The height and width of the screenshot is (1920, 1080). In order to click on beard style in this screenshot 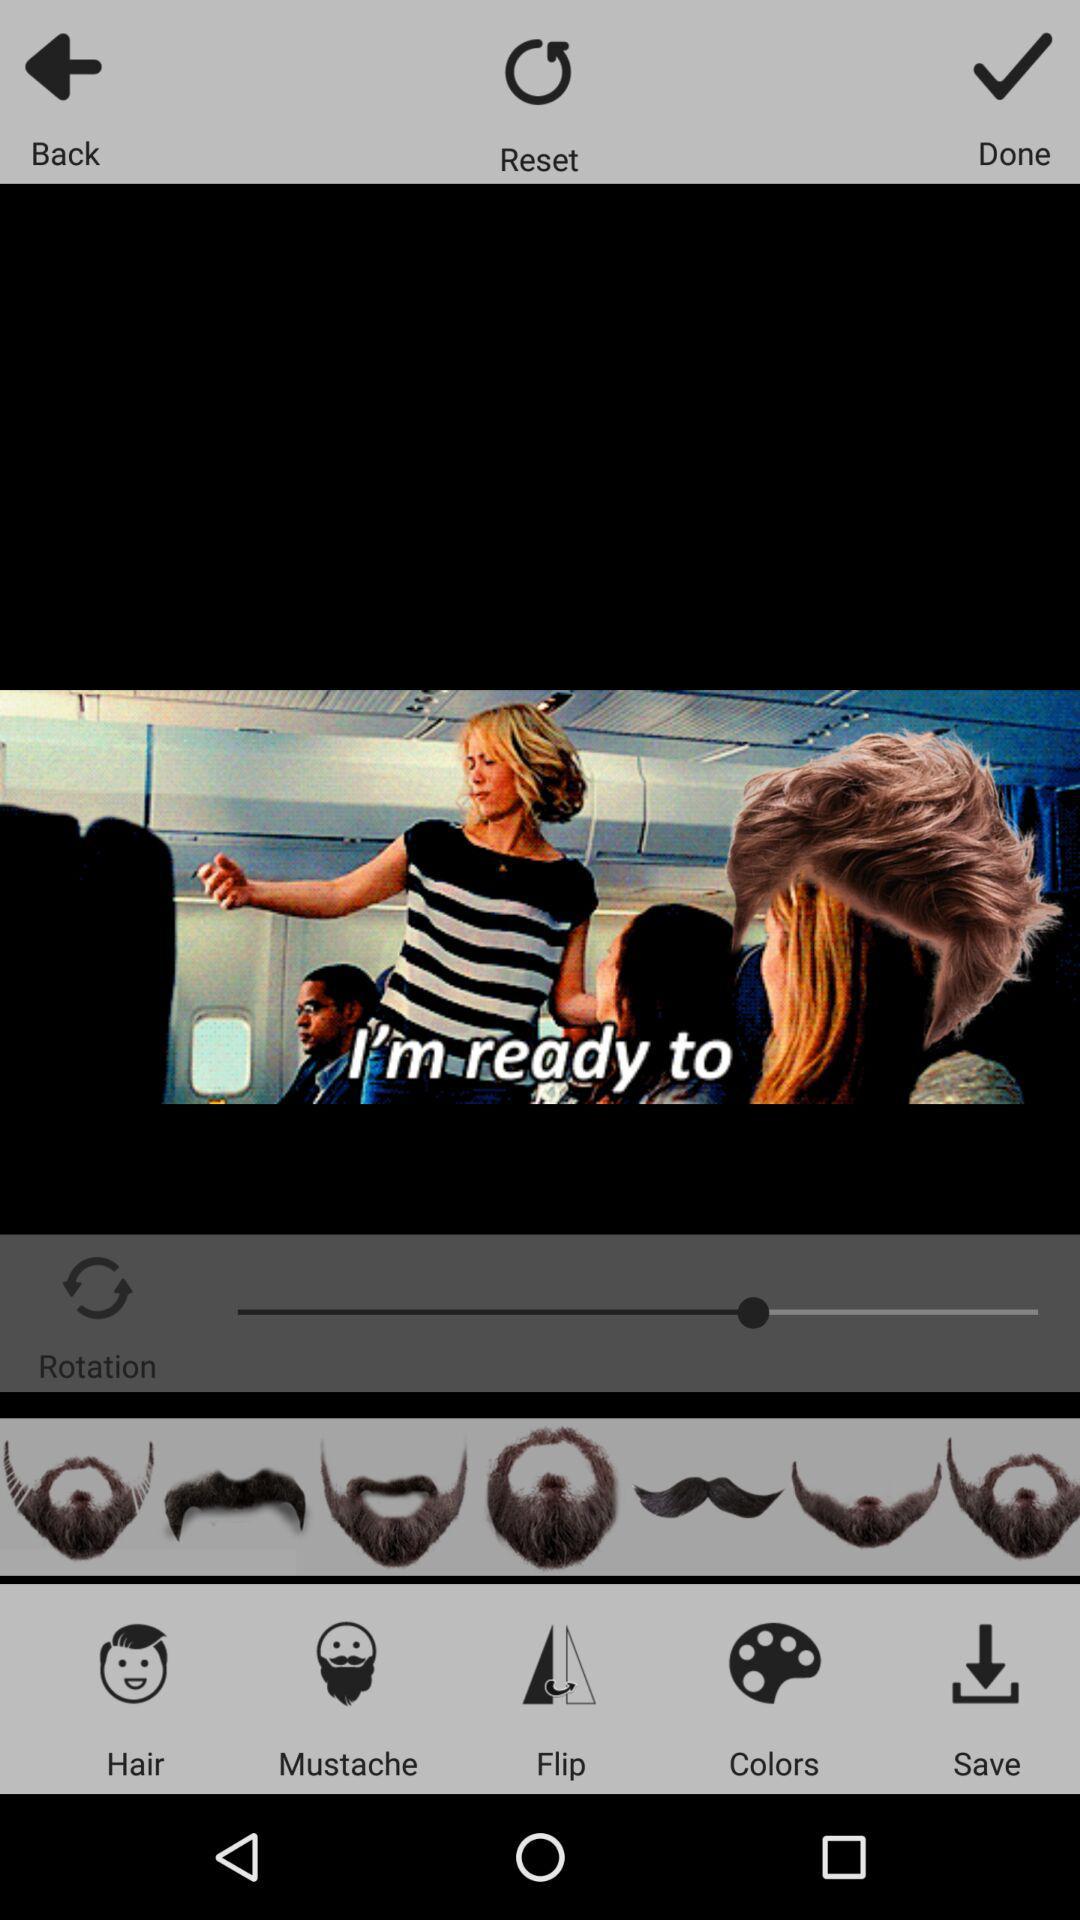, I will do `click(1012, 1497)`.